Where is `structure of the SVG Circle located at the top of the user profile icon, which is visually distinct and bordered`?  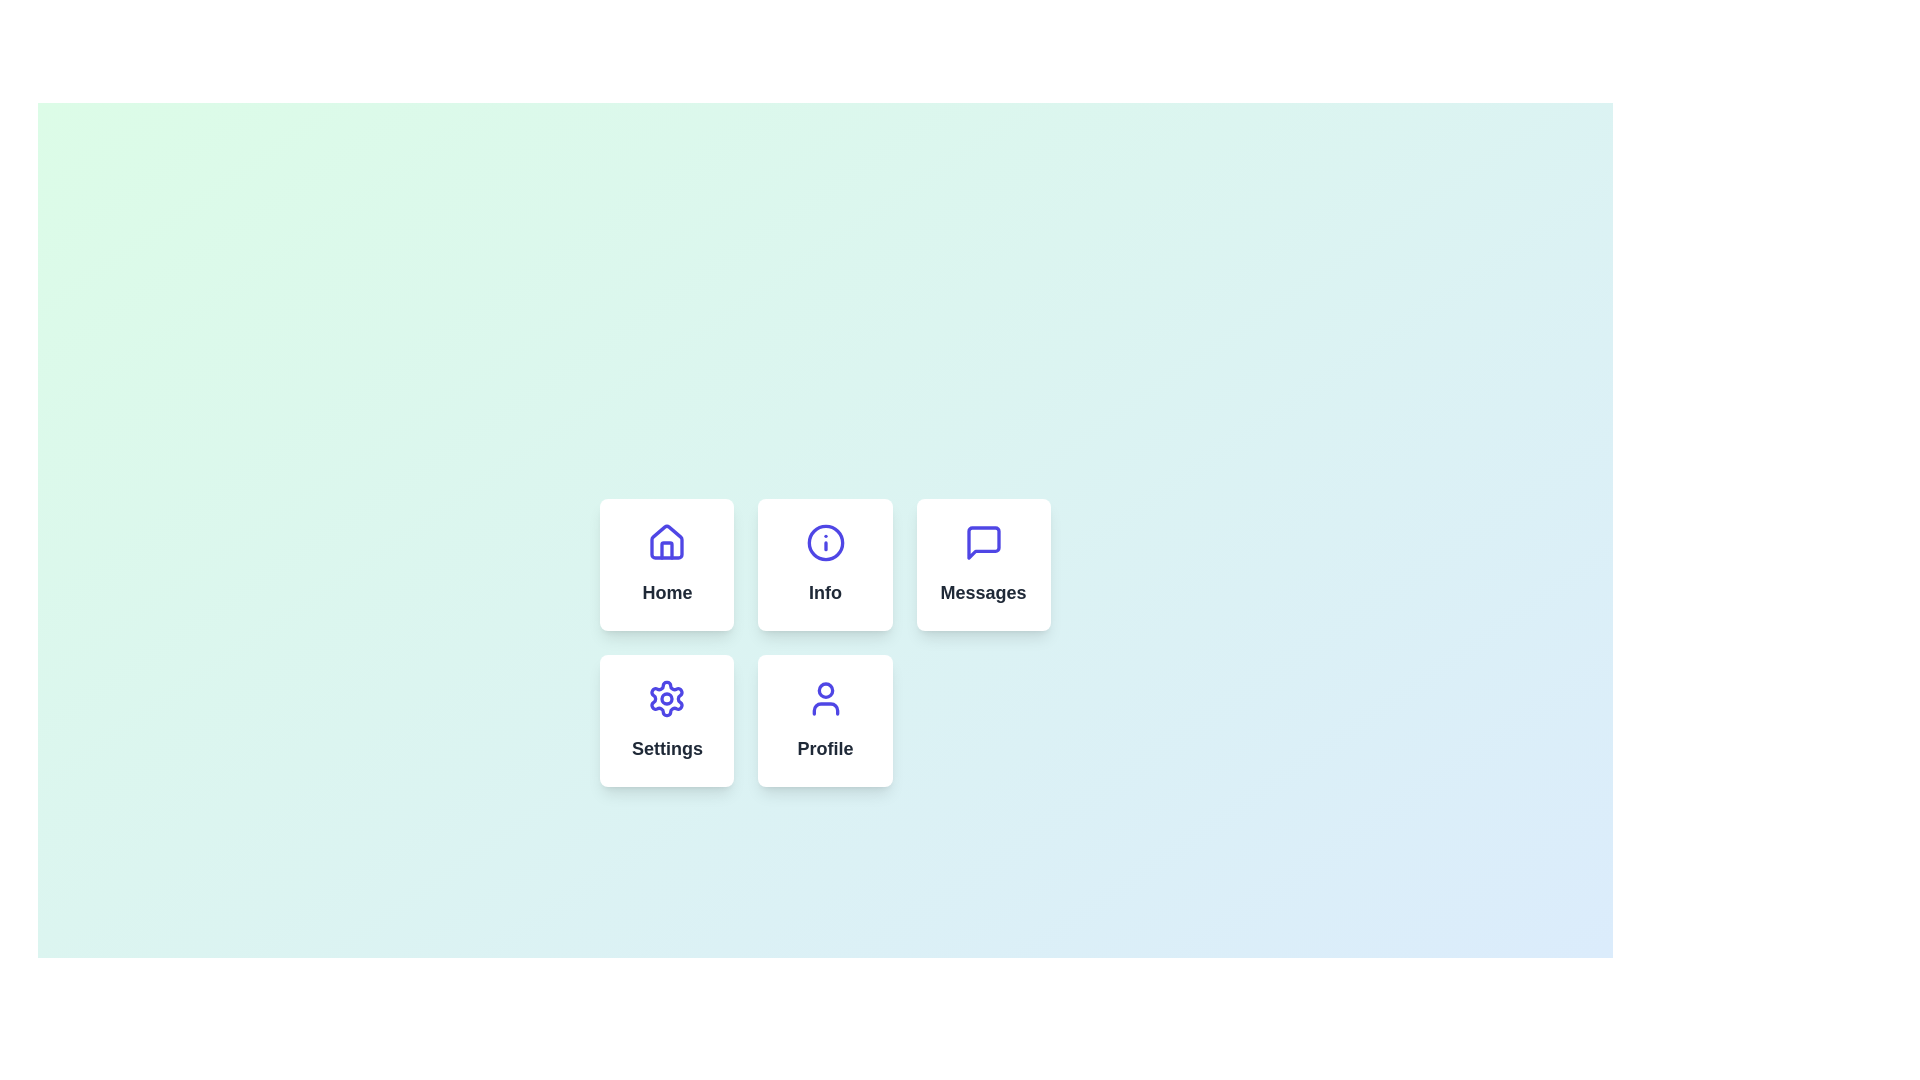 structure of the SVG Circle located at the top of the user profile icon, which is visually distinct and bordered is located at coordinates (825, 689).